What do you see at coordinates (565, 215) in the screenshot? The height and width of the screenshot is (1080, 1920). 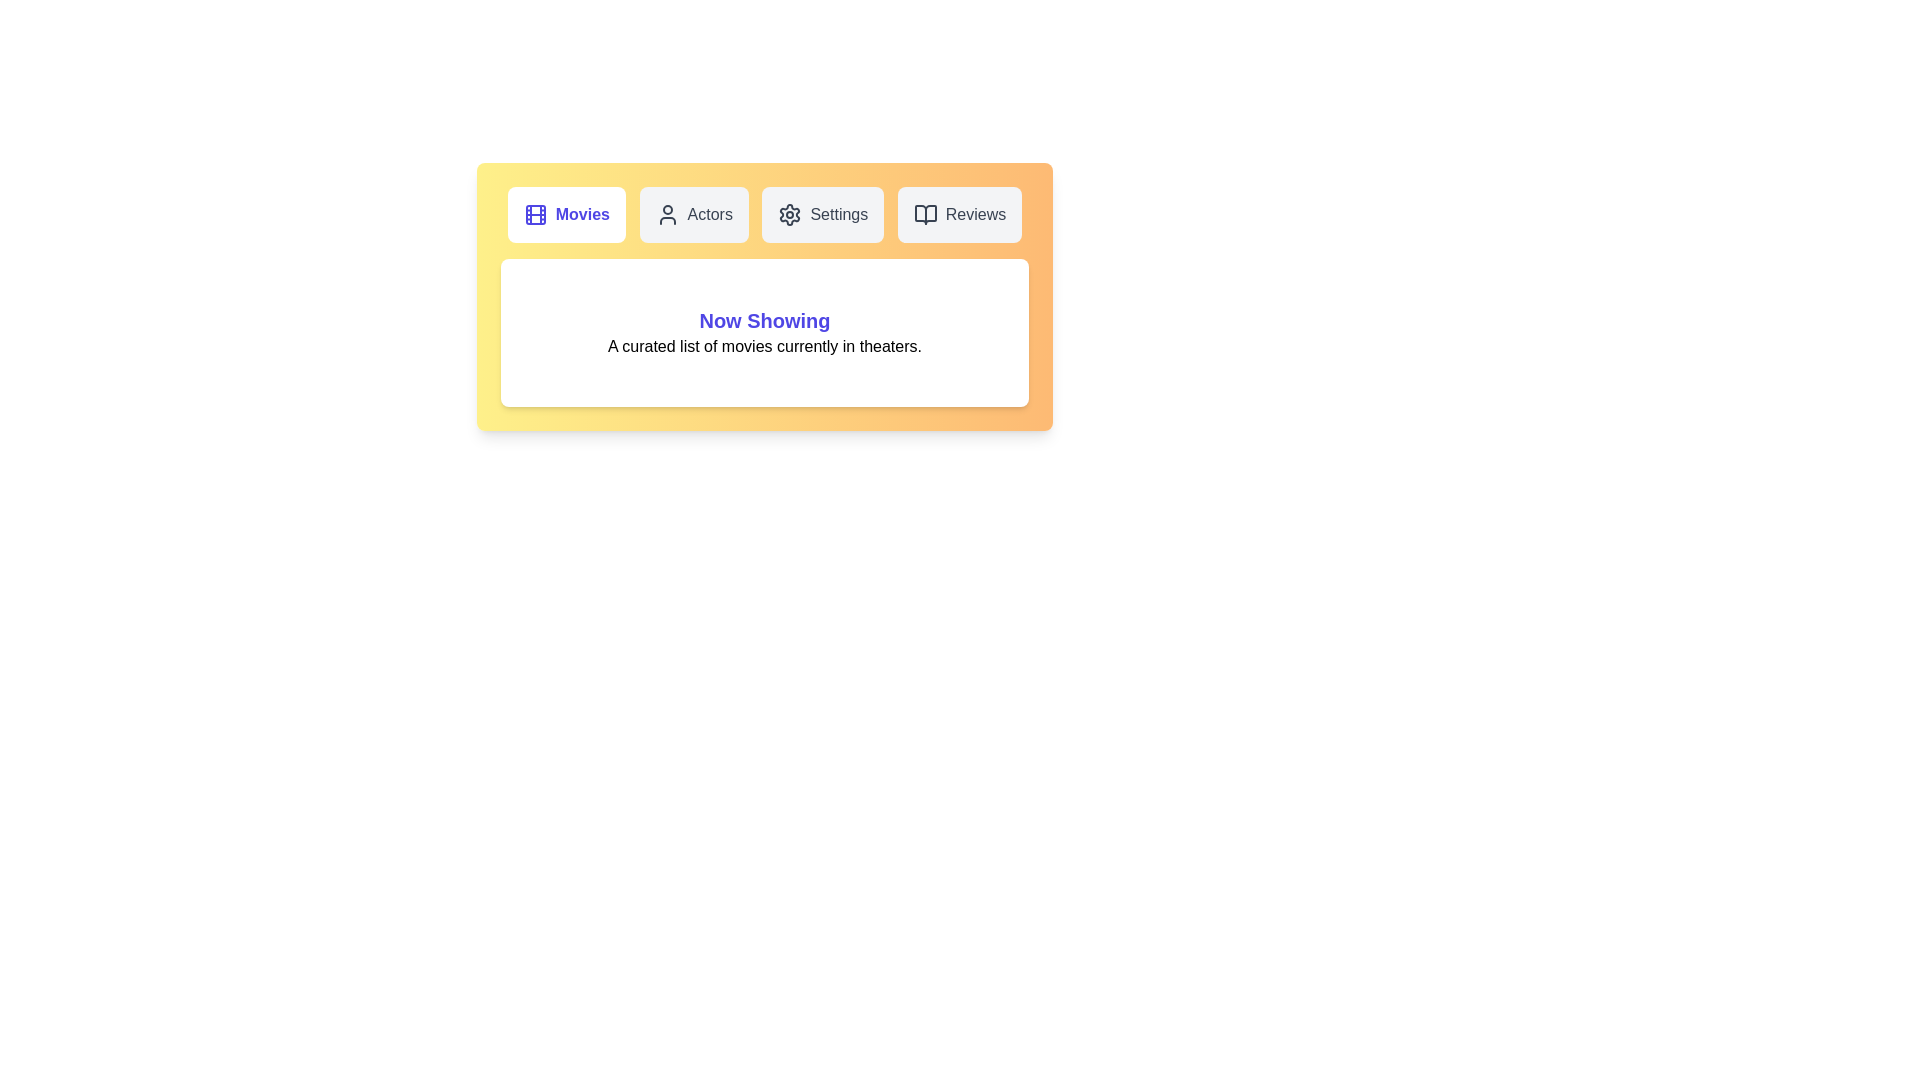 I see `the tab labeled Movies to preview its interaction` at bounding box center [565, 215].